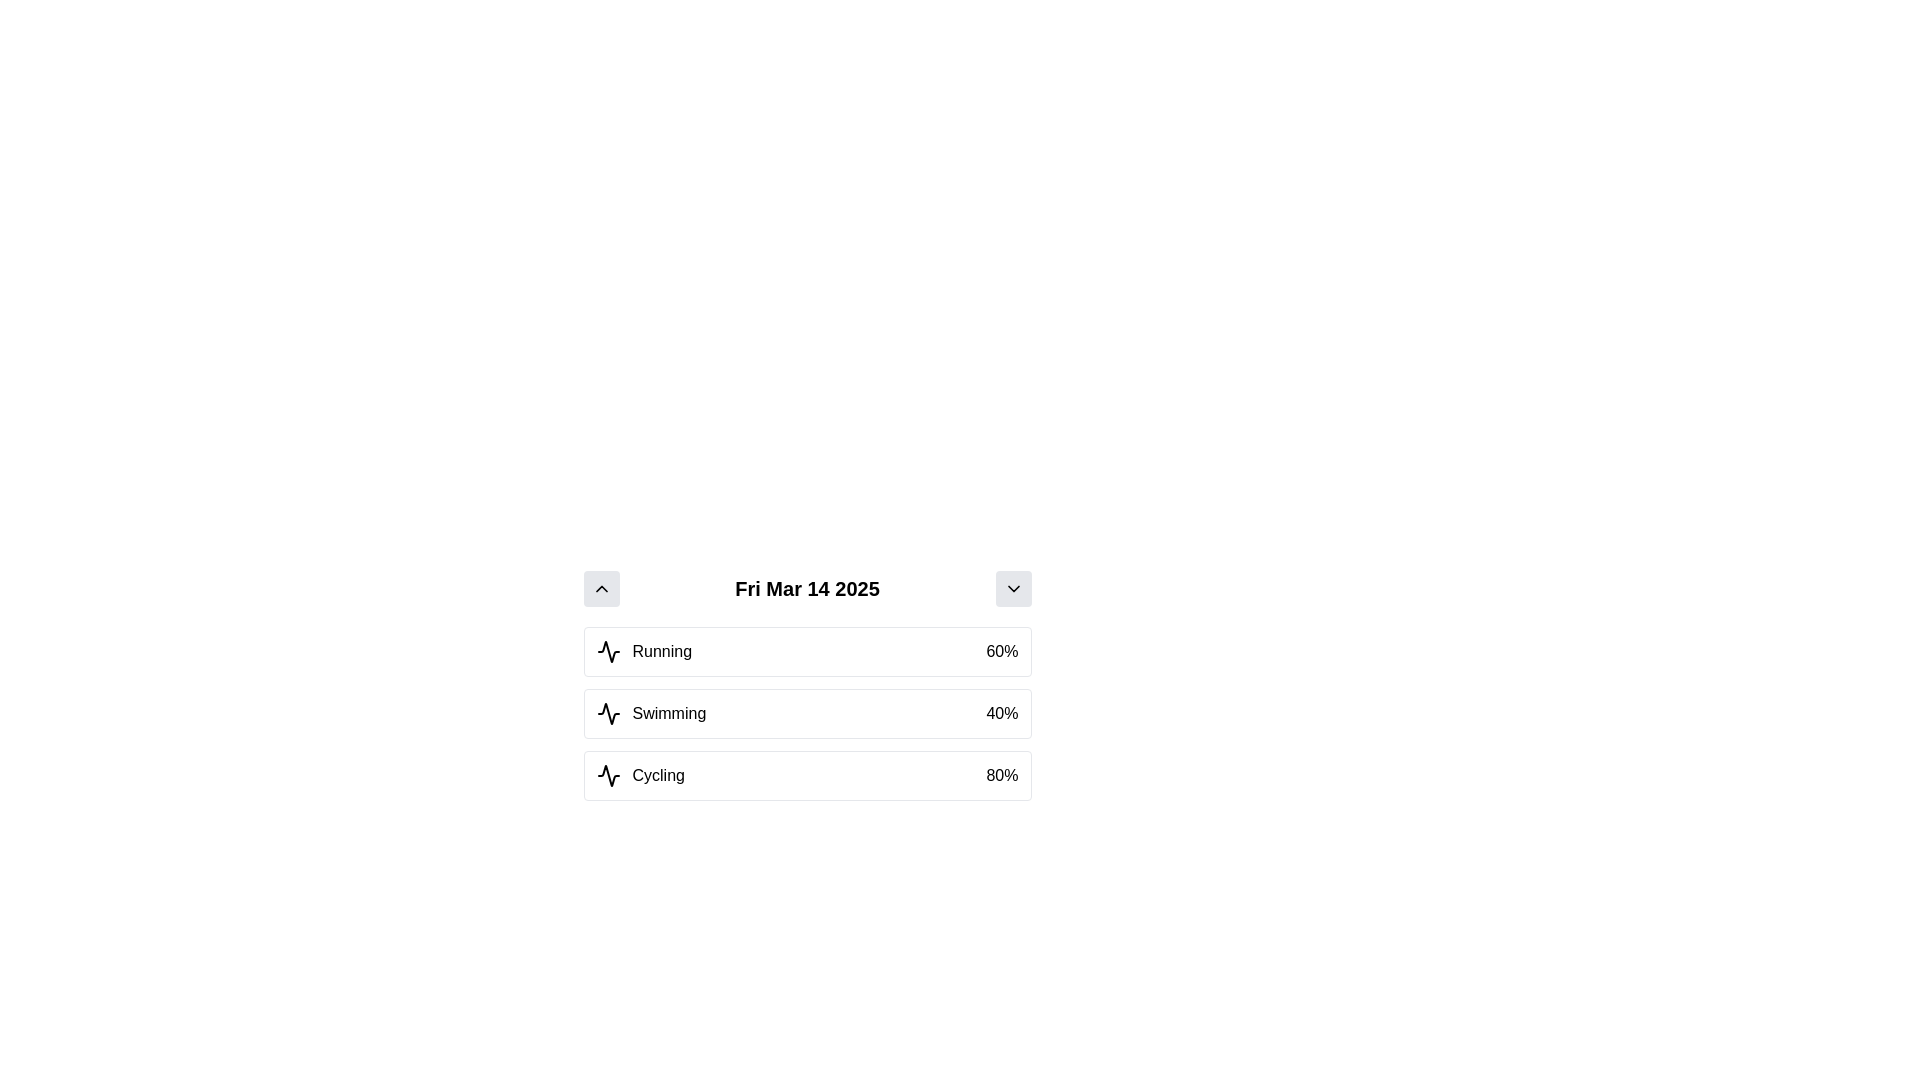  Describe the element at coordinates (658, 774) in the screenshot. I see `text label indicating the activity 'Cycling' in the third row of the vertical list` at that location.